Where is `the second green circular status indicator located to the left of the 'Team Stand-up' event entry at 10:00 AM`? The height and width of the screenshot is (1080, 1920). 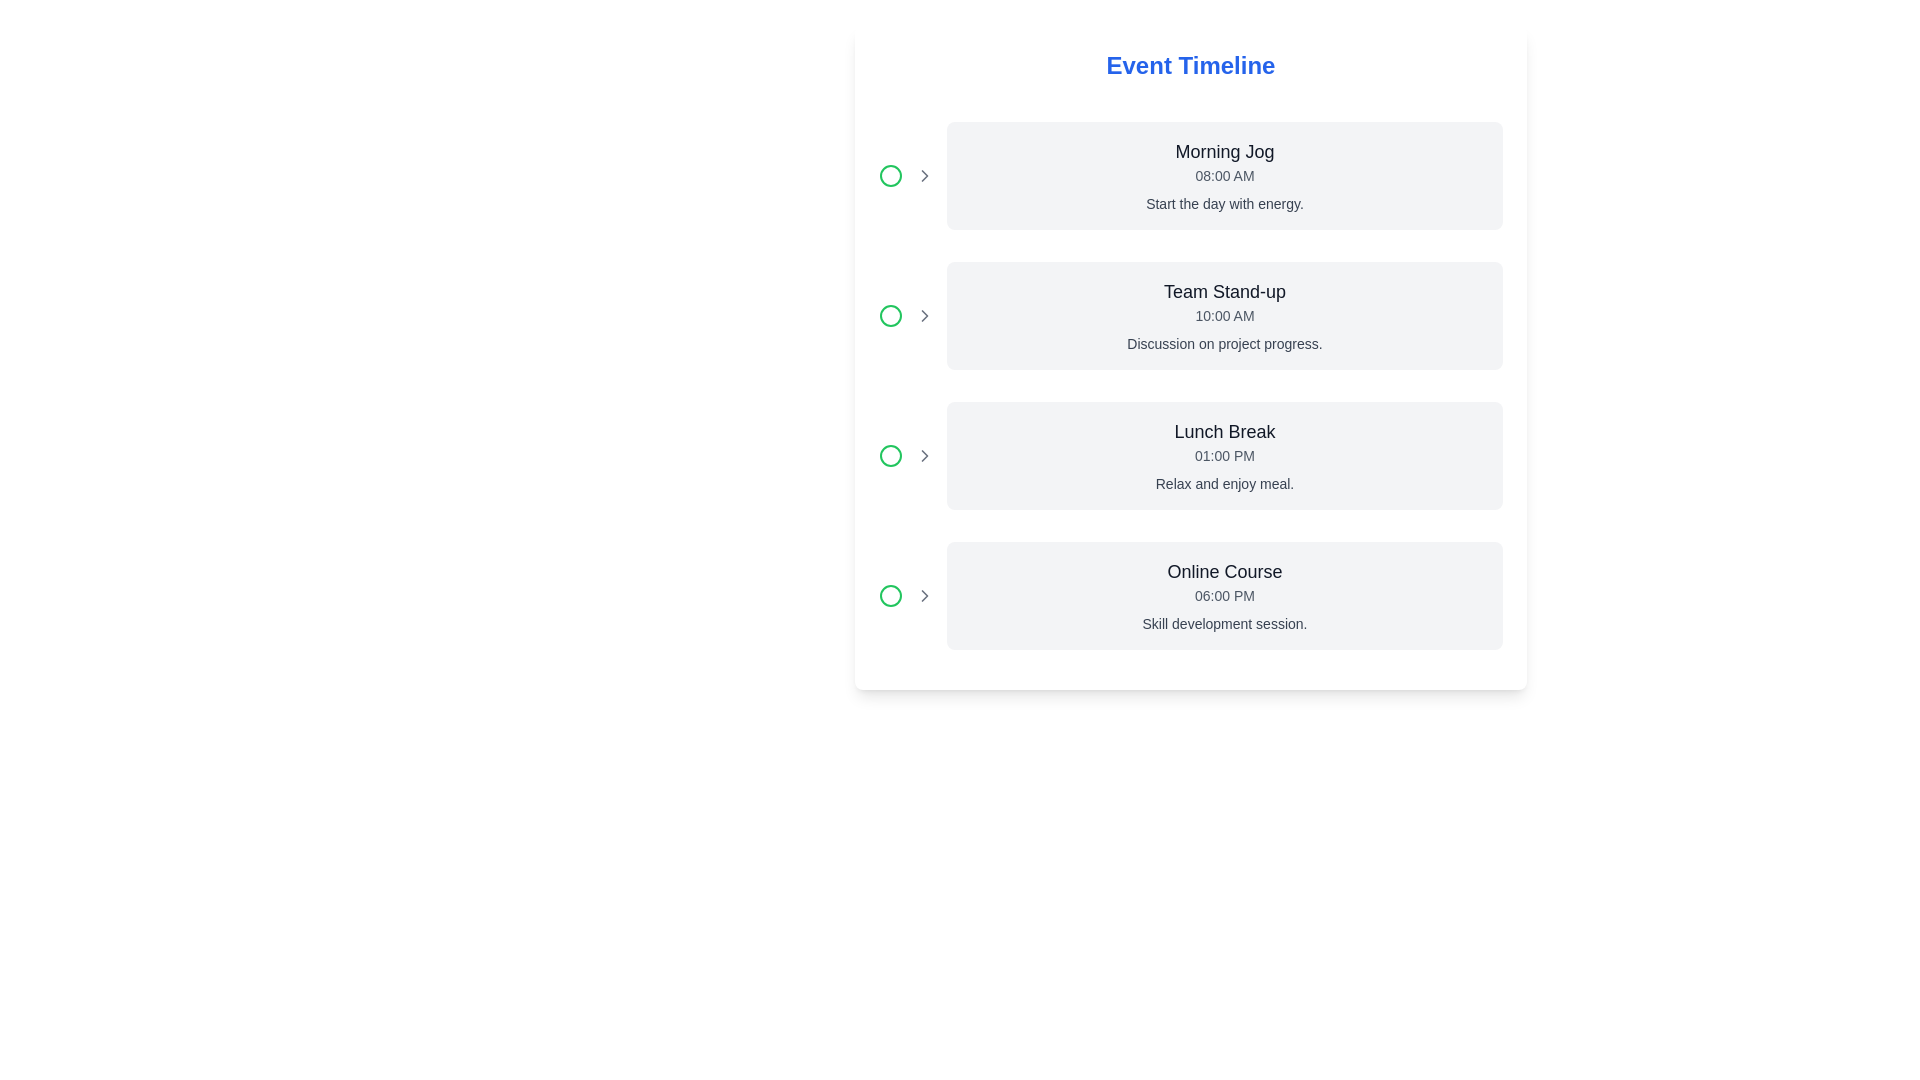
the second green circular status indicator located to the left of the 'Team Stand-up' event entry at 10:00 AM is located at coordinates (890, 315).